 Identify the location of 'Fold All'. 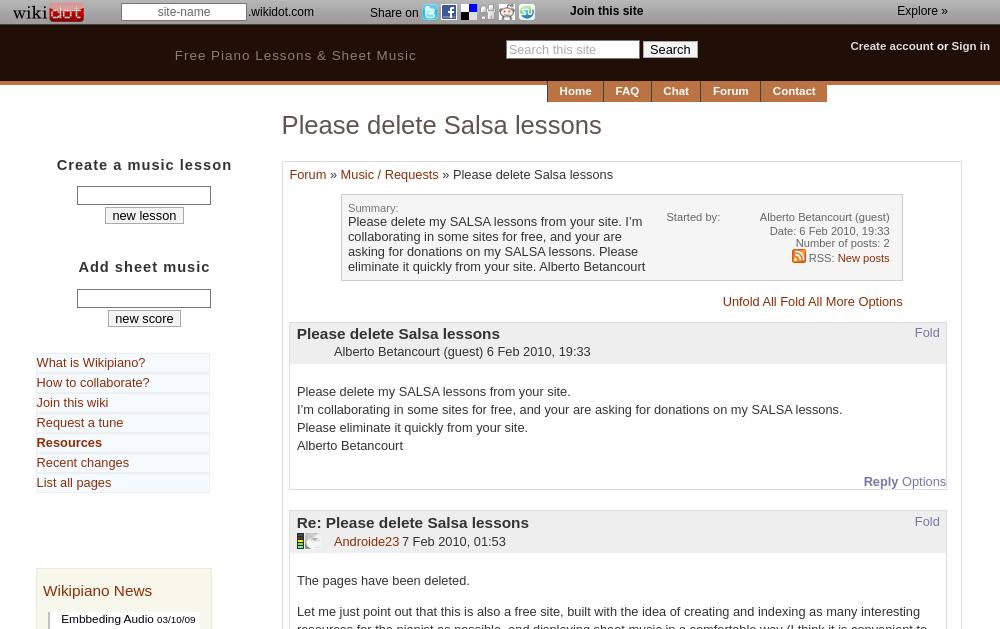
(801, 299).